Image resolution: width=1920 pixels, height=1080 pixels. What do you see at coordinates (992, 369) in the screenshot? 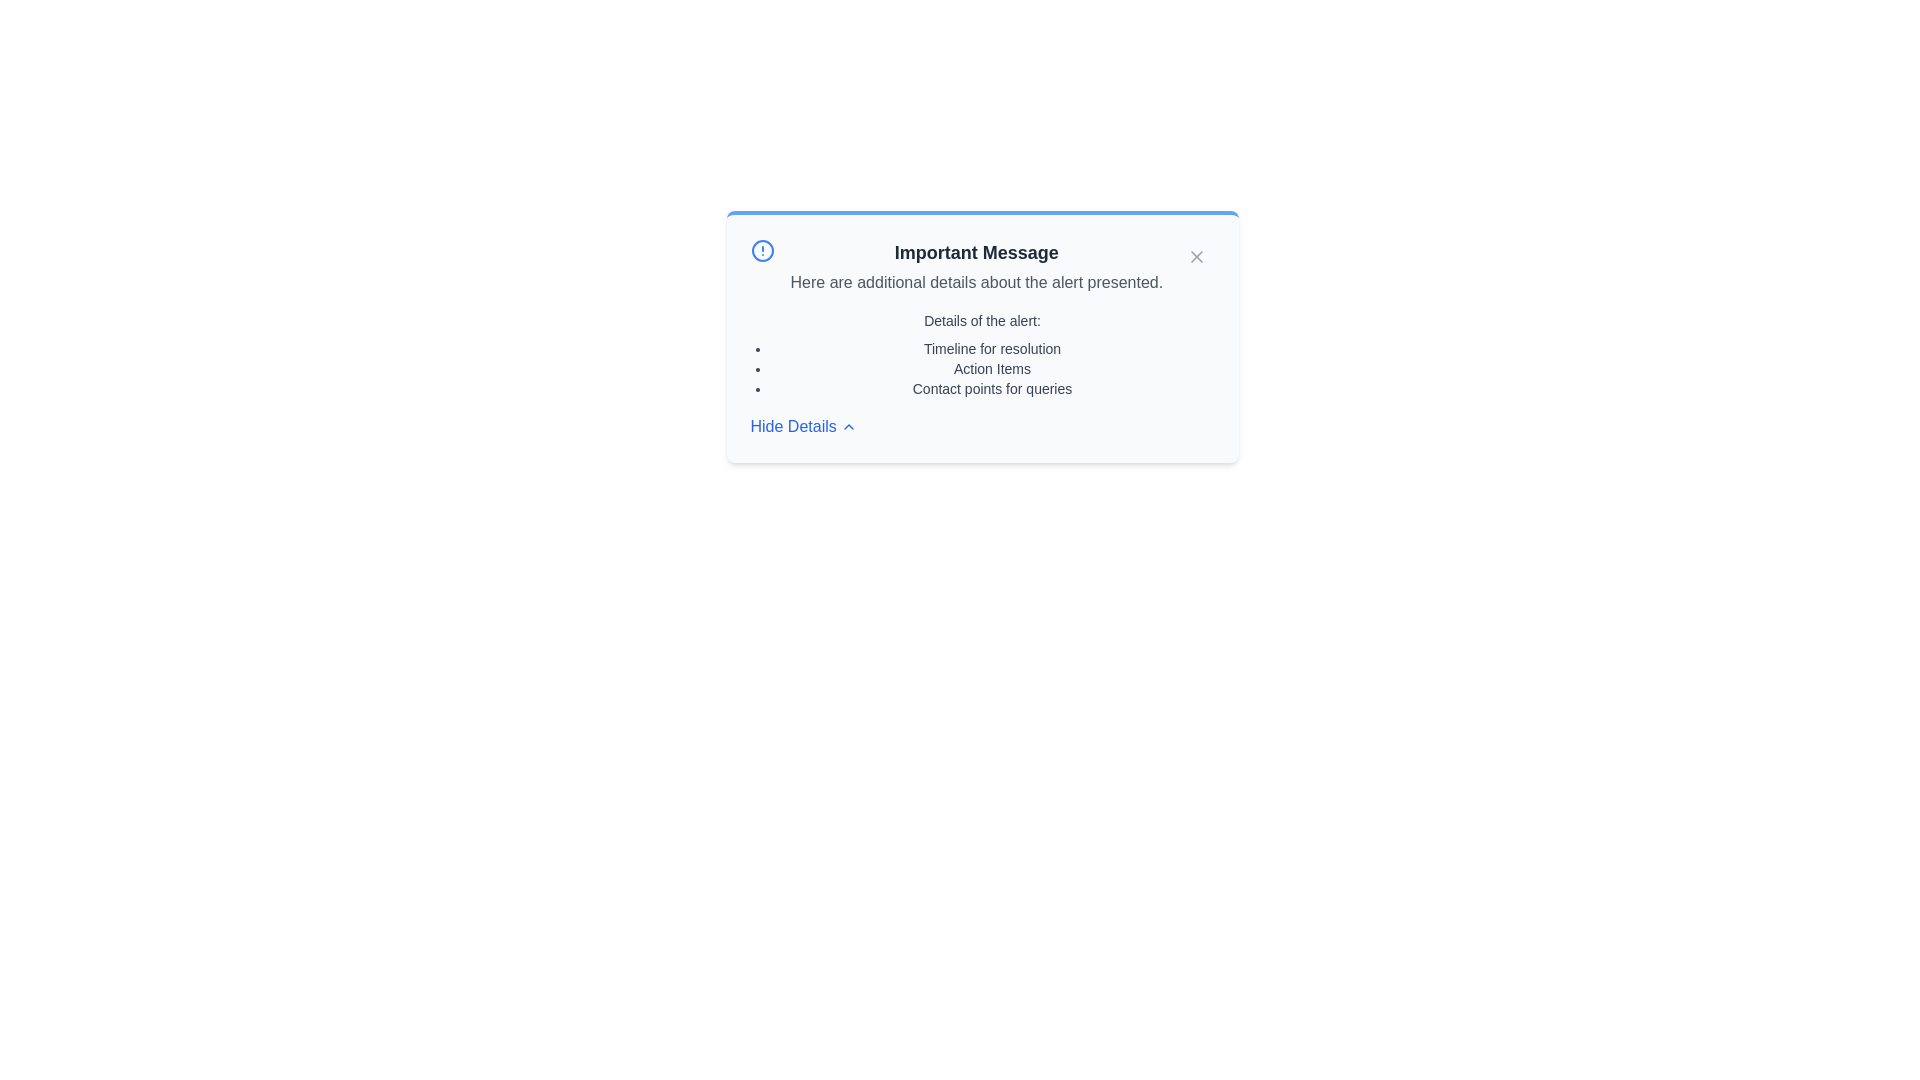
I see `the text label 'Action Items', which is the second item in a bullet-point list under the heading 'Important Message'` at bounding box center [992, 369].